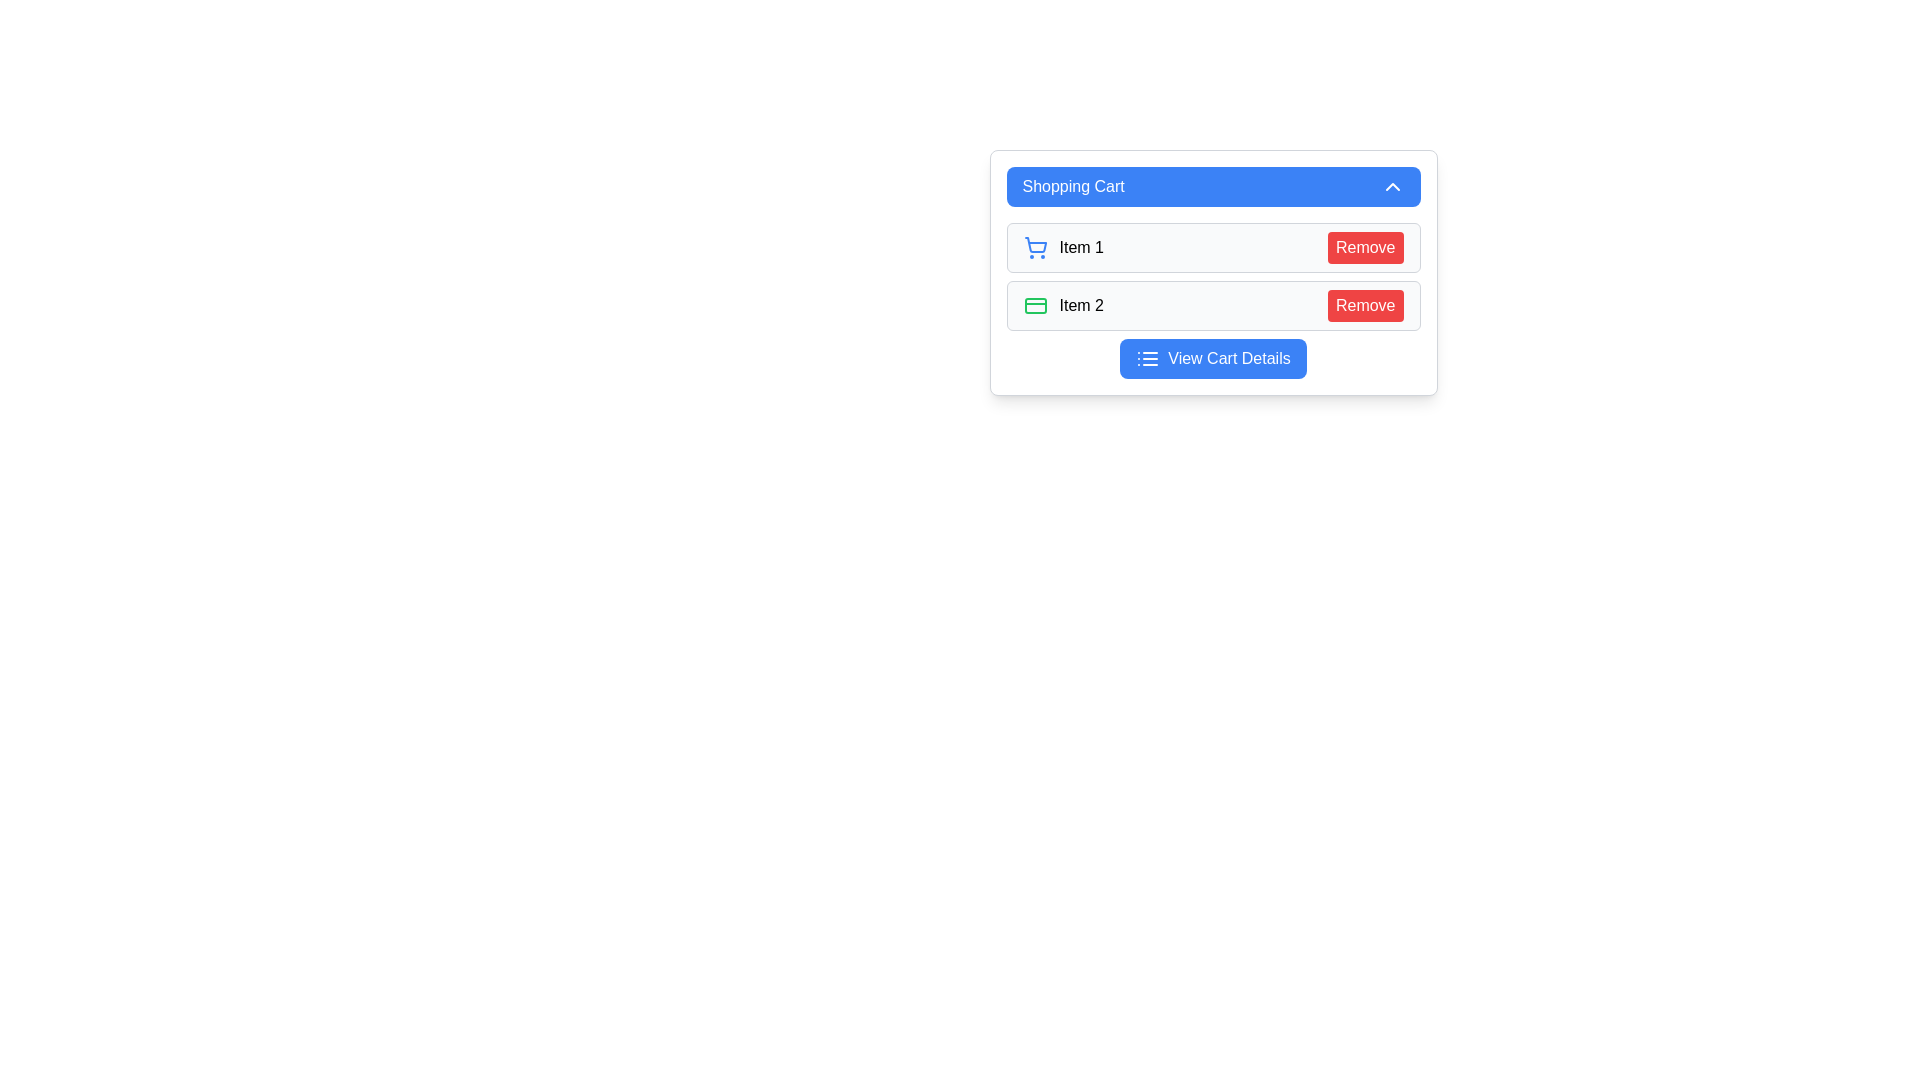  What do you see at coordinates (1080, 305) in the screenshot?
I see `the text label reading 'Item 2' in black, which is the second item in the shopping cart list, located next to a green credit card icon` at bounding box center [1080, 305].